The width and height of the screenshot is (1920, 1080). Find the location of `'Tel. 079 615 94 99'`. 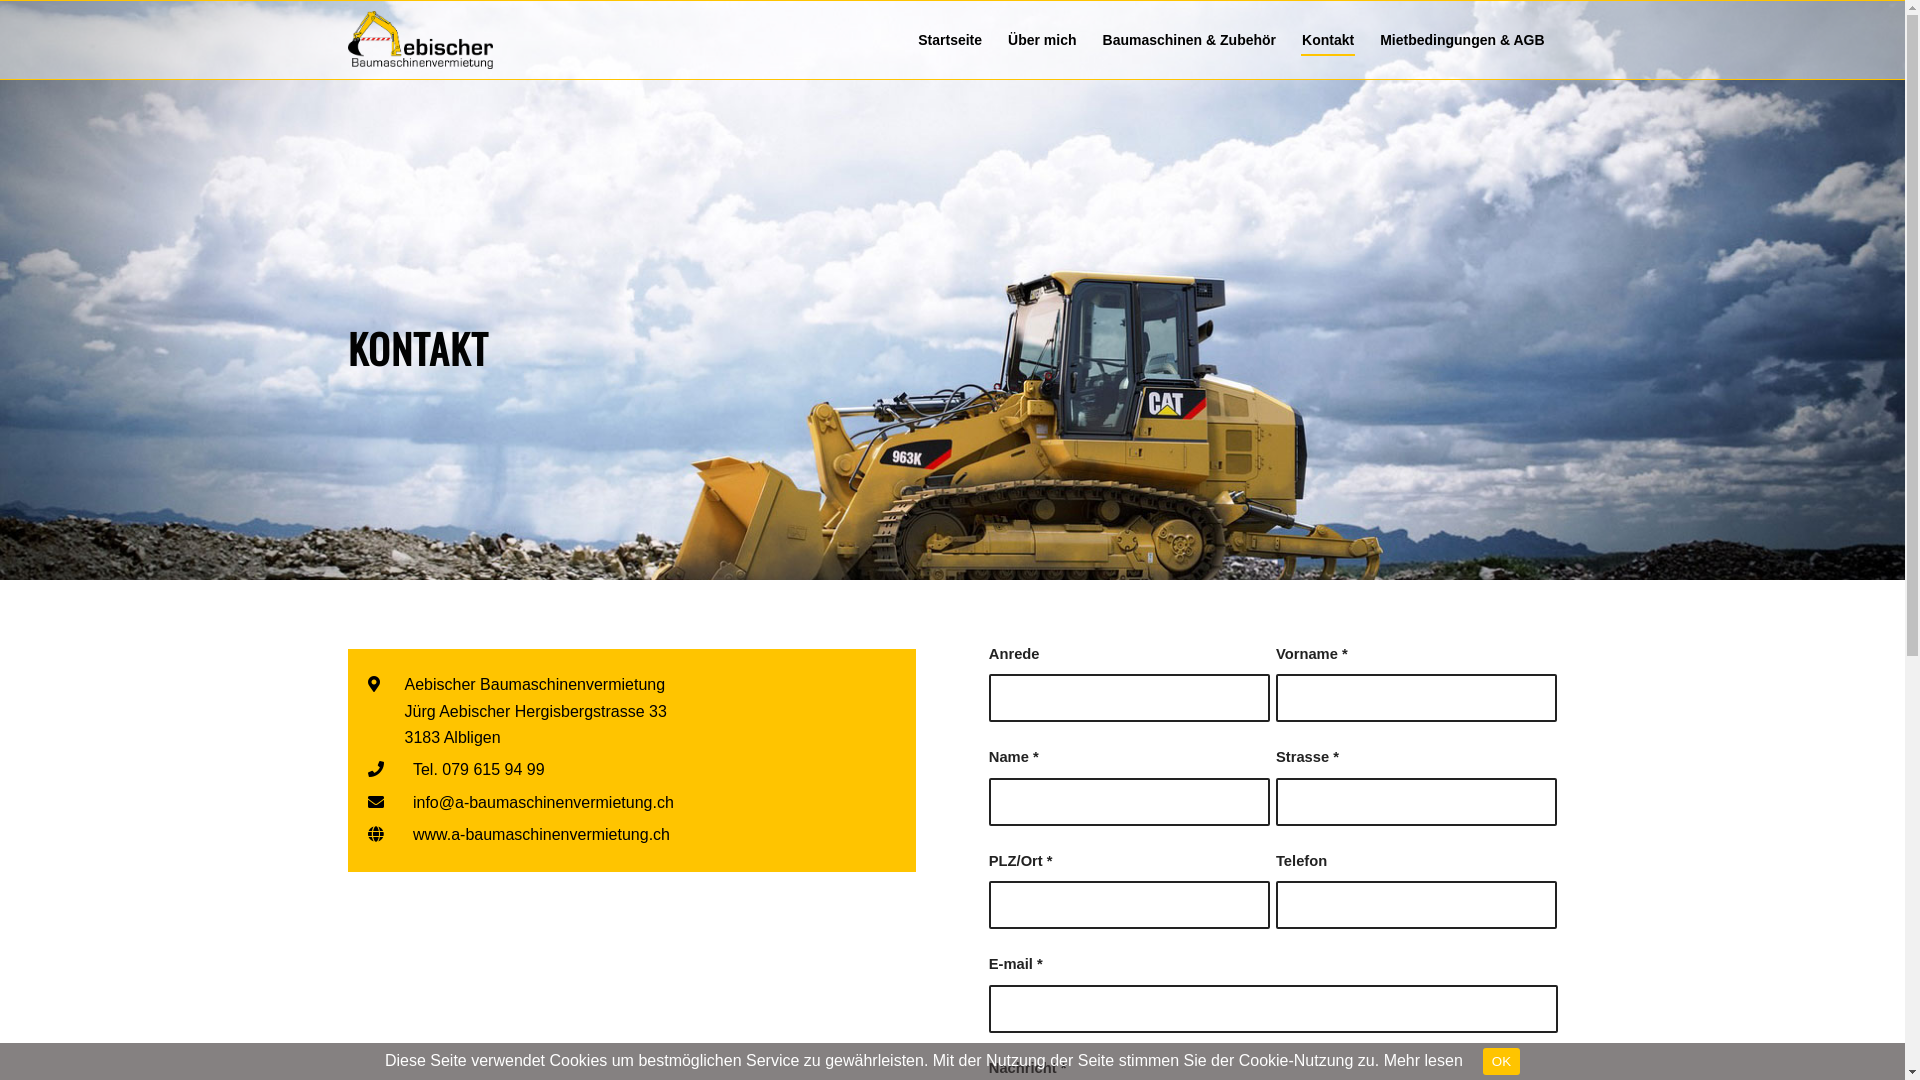

'Tel. 079 615 94 99' is located at coordinates (478, 769).